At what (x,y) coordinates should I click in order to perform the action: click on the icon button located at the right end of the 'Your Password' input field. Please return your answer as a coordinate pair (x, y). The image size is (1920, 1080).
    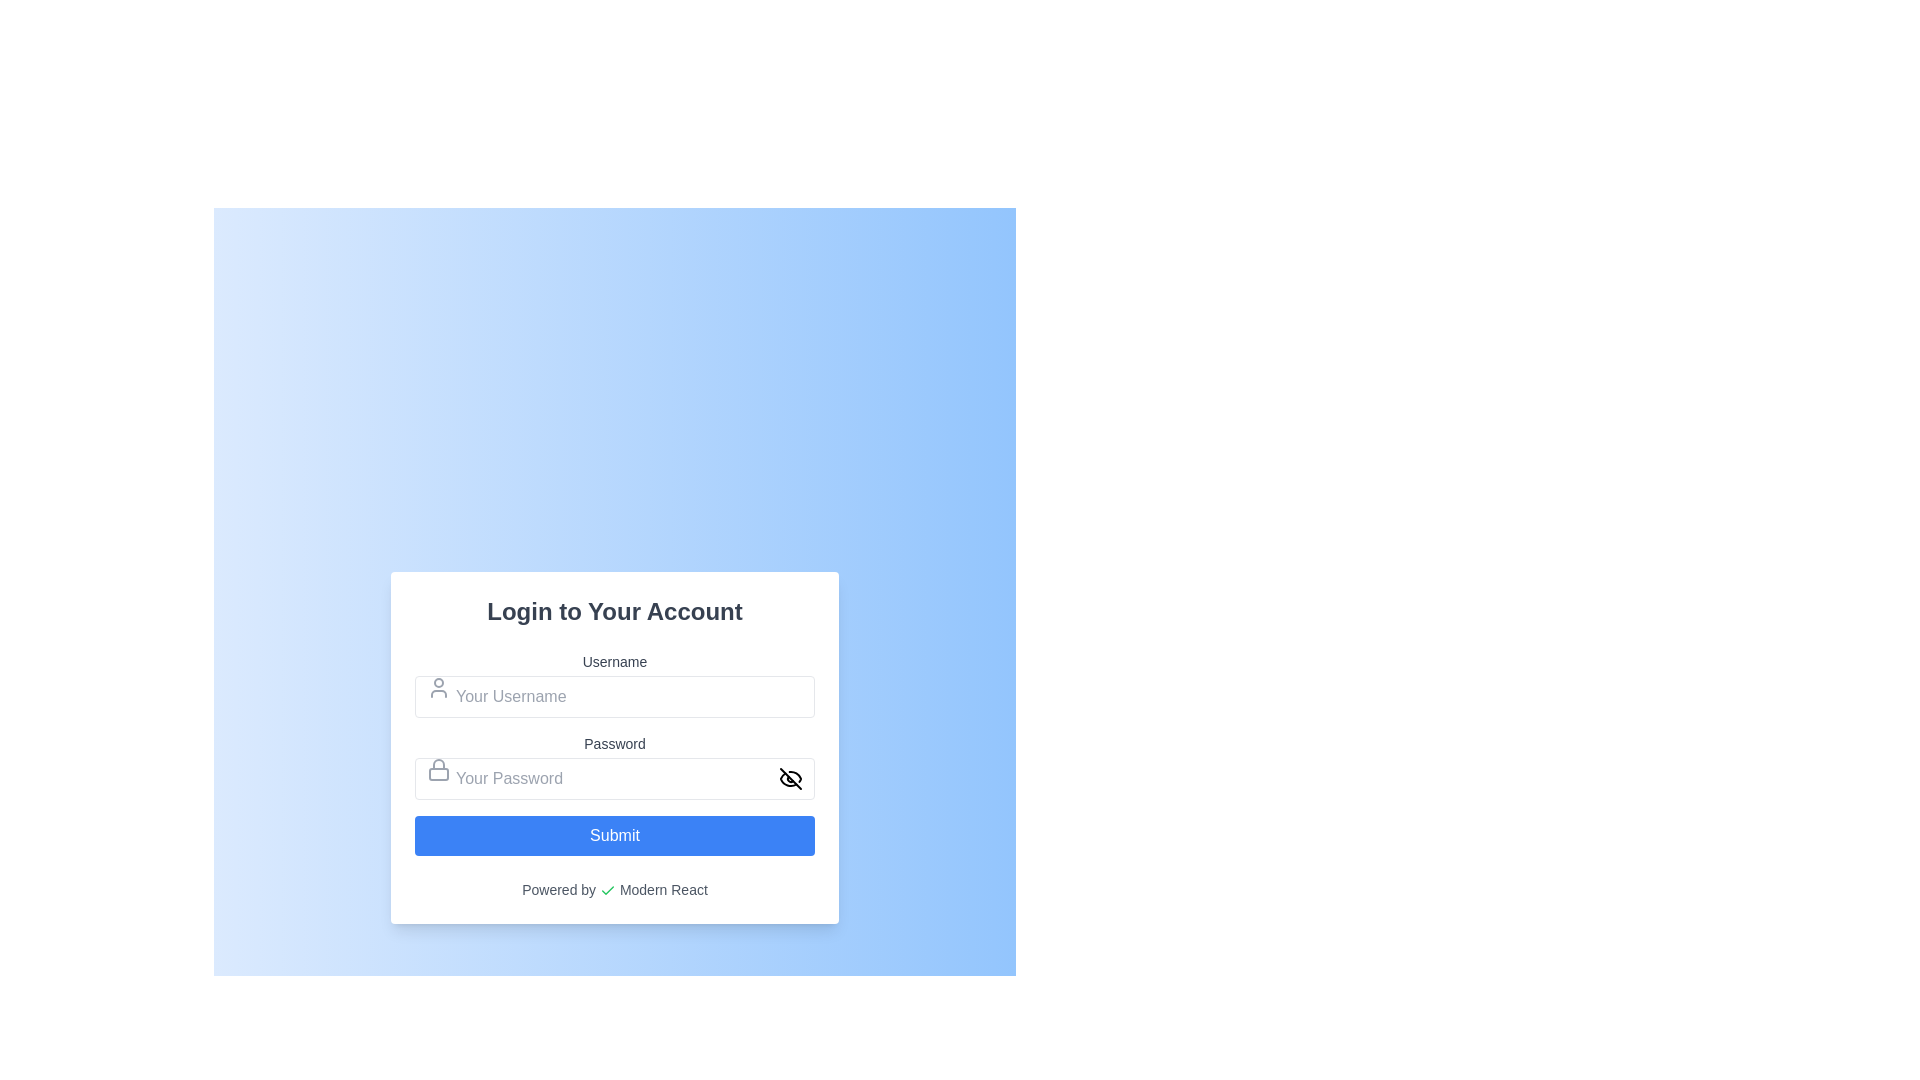
    Looking at the image, I should click on (790, 778).